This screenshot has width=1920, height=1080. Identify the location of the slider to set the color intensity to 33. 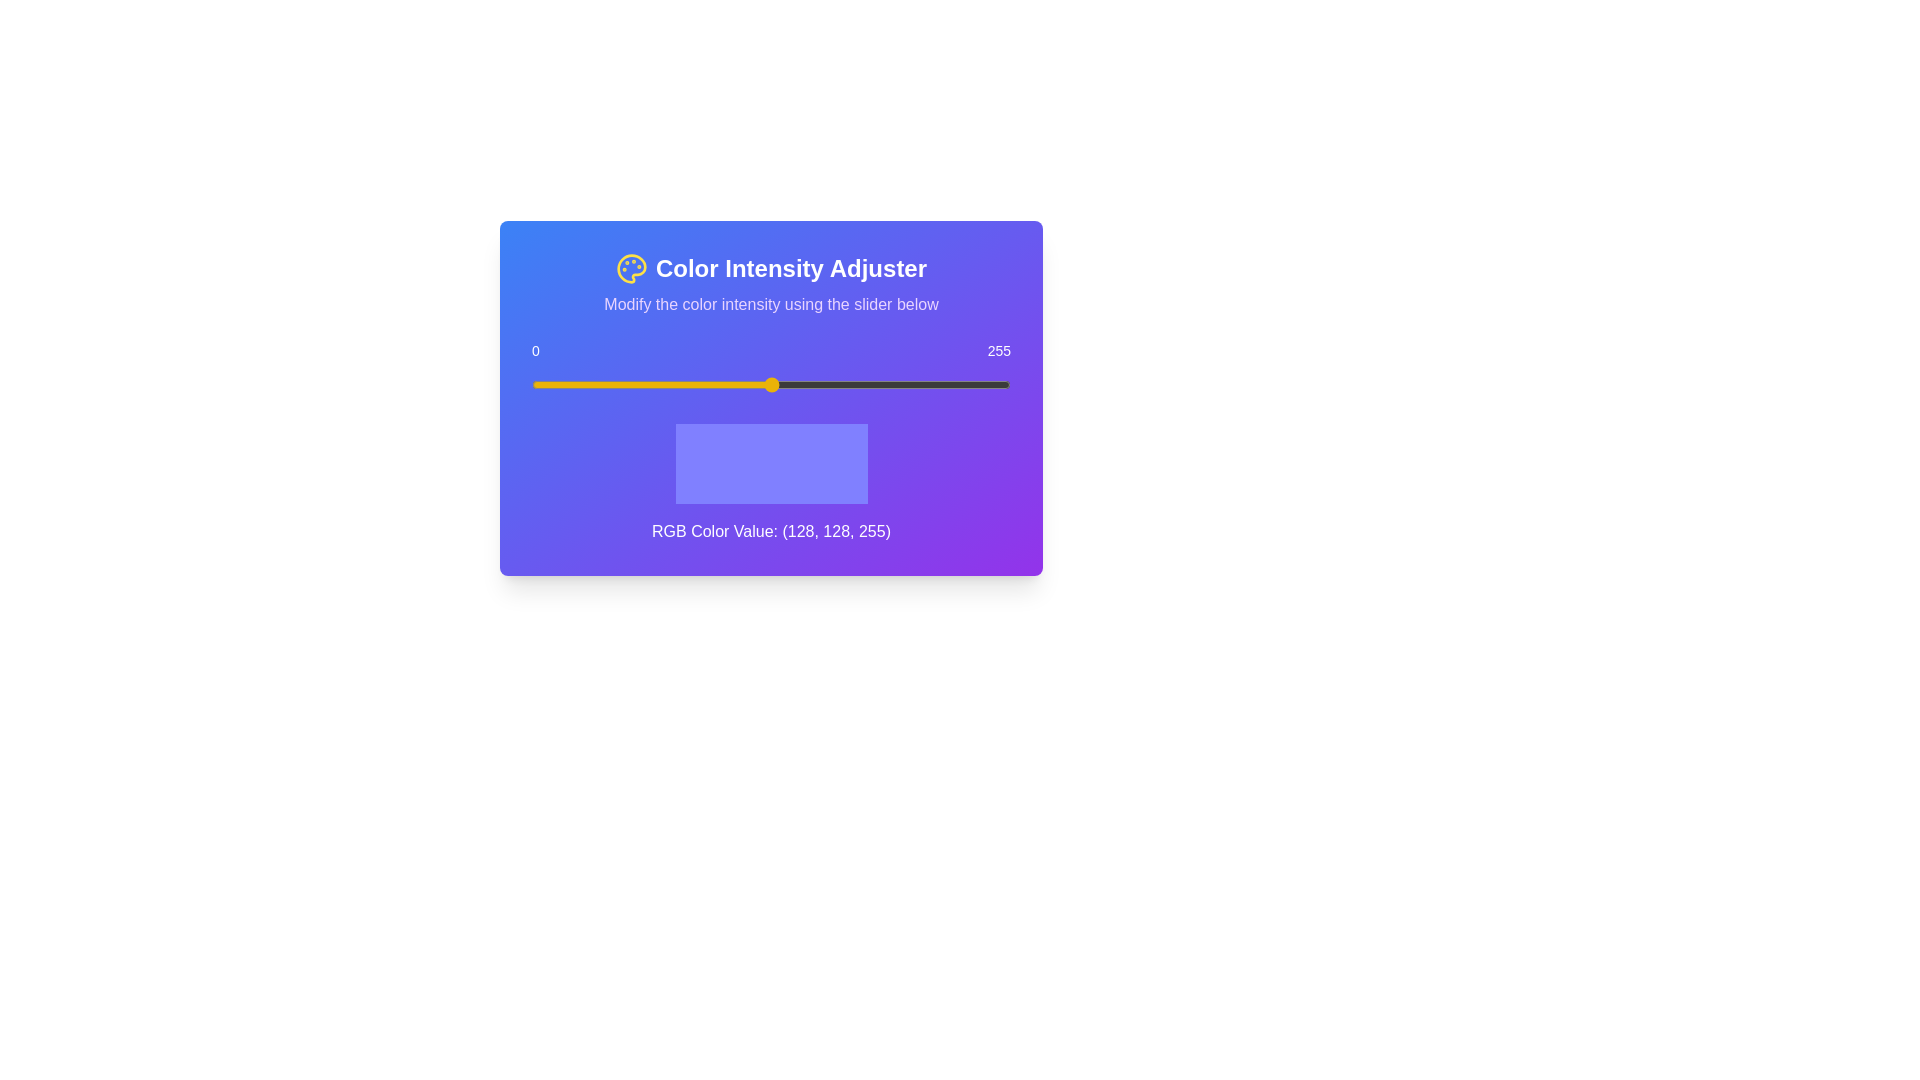
(593, 385).